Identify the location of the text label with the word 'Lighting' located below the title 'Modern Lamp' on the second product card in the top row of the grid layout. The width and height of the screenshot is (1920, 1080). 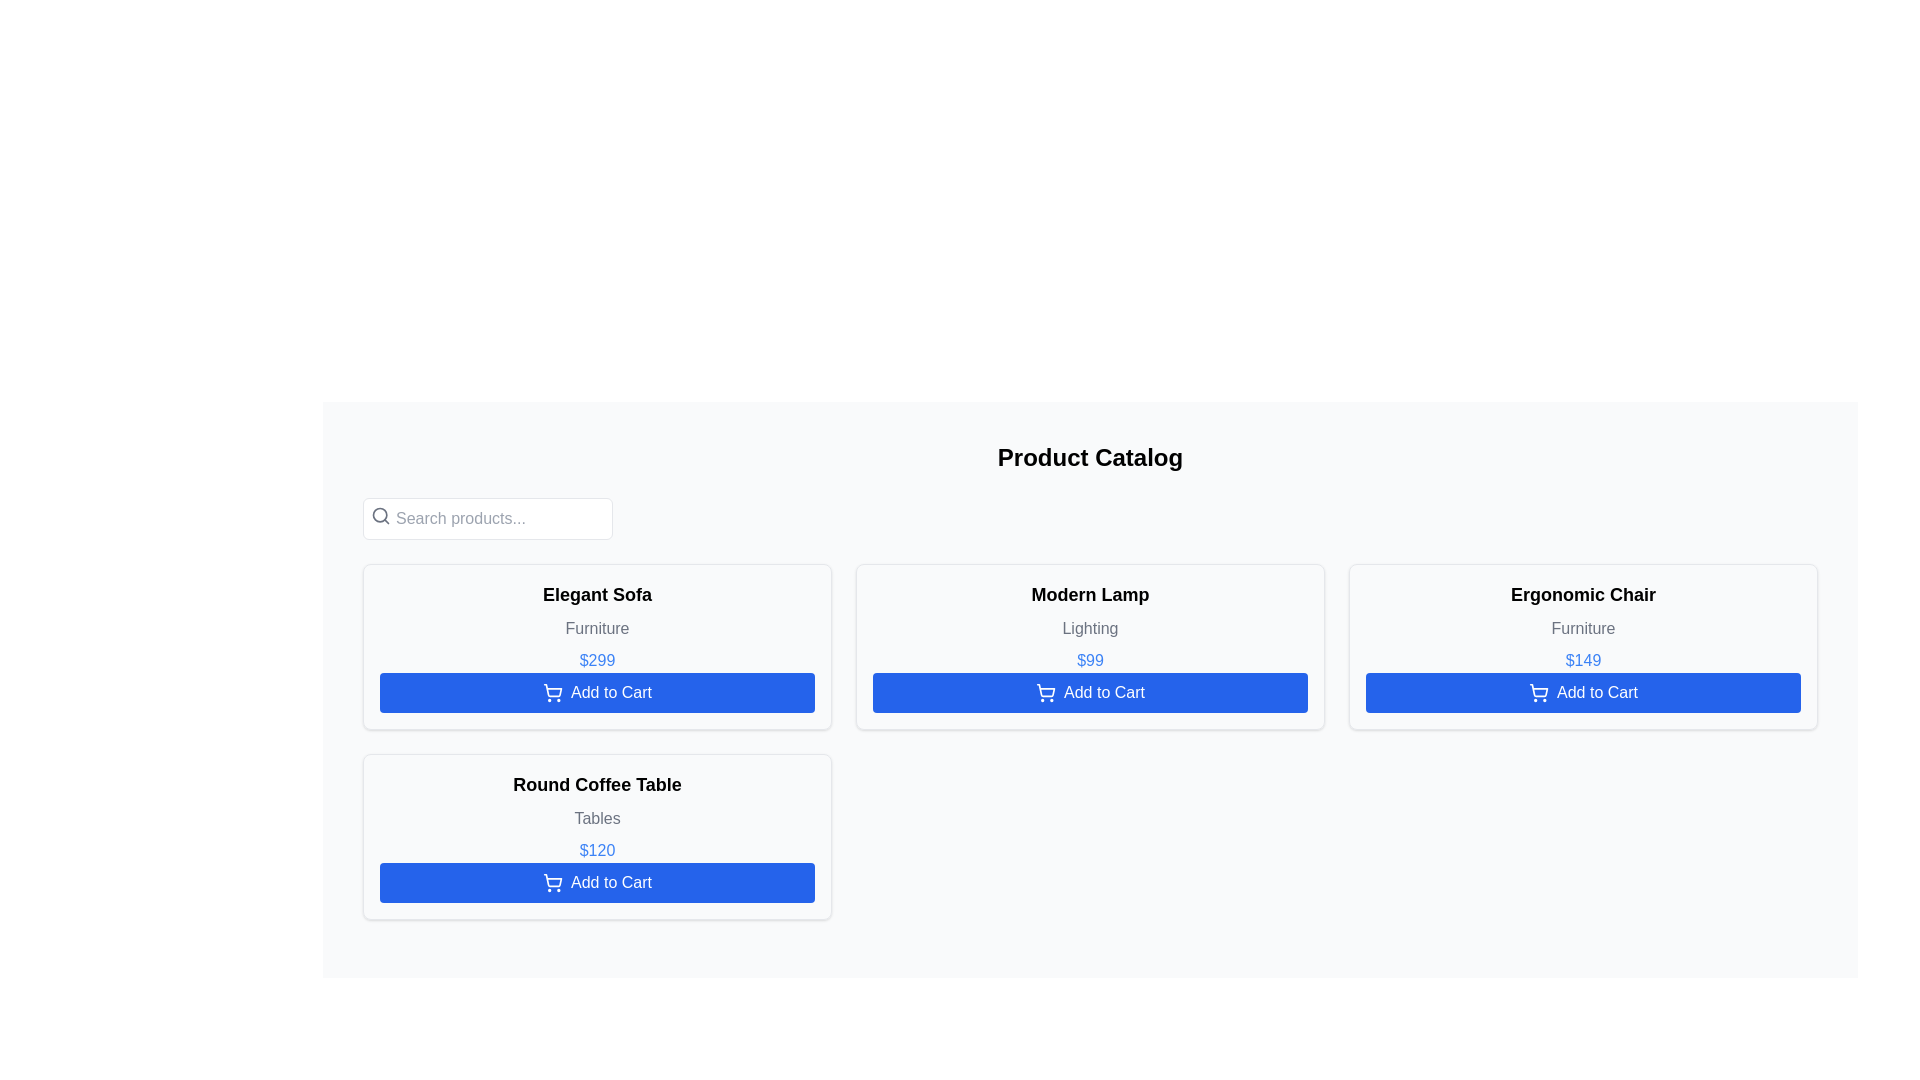
(1089, 627).